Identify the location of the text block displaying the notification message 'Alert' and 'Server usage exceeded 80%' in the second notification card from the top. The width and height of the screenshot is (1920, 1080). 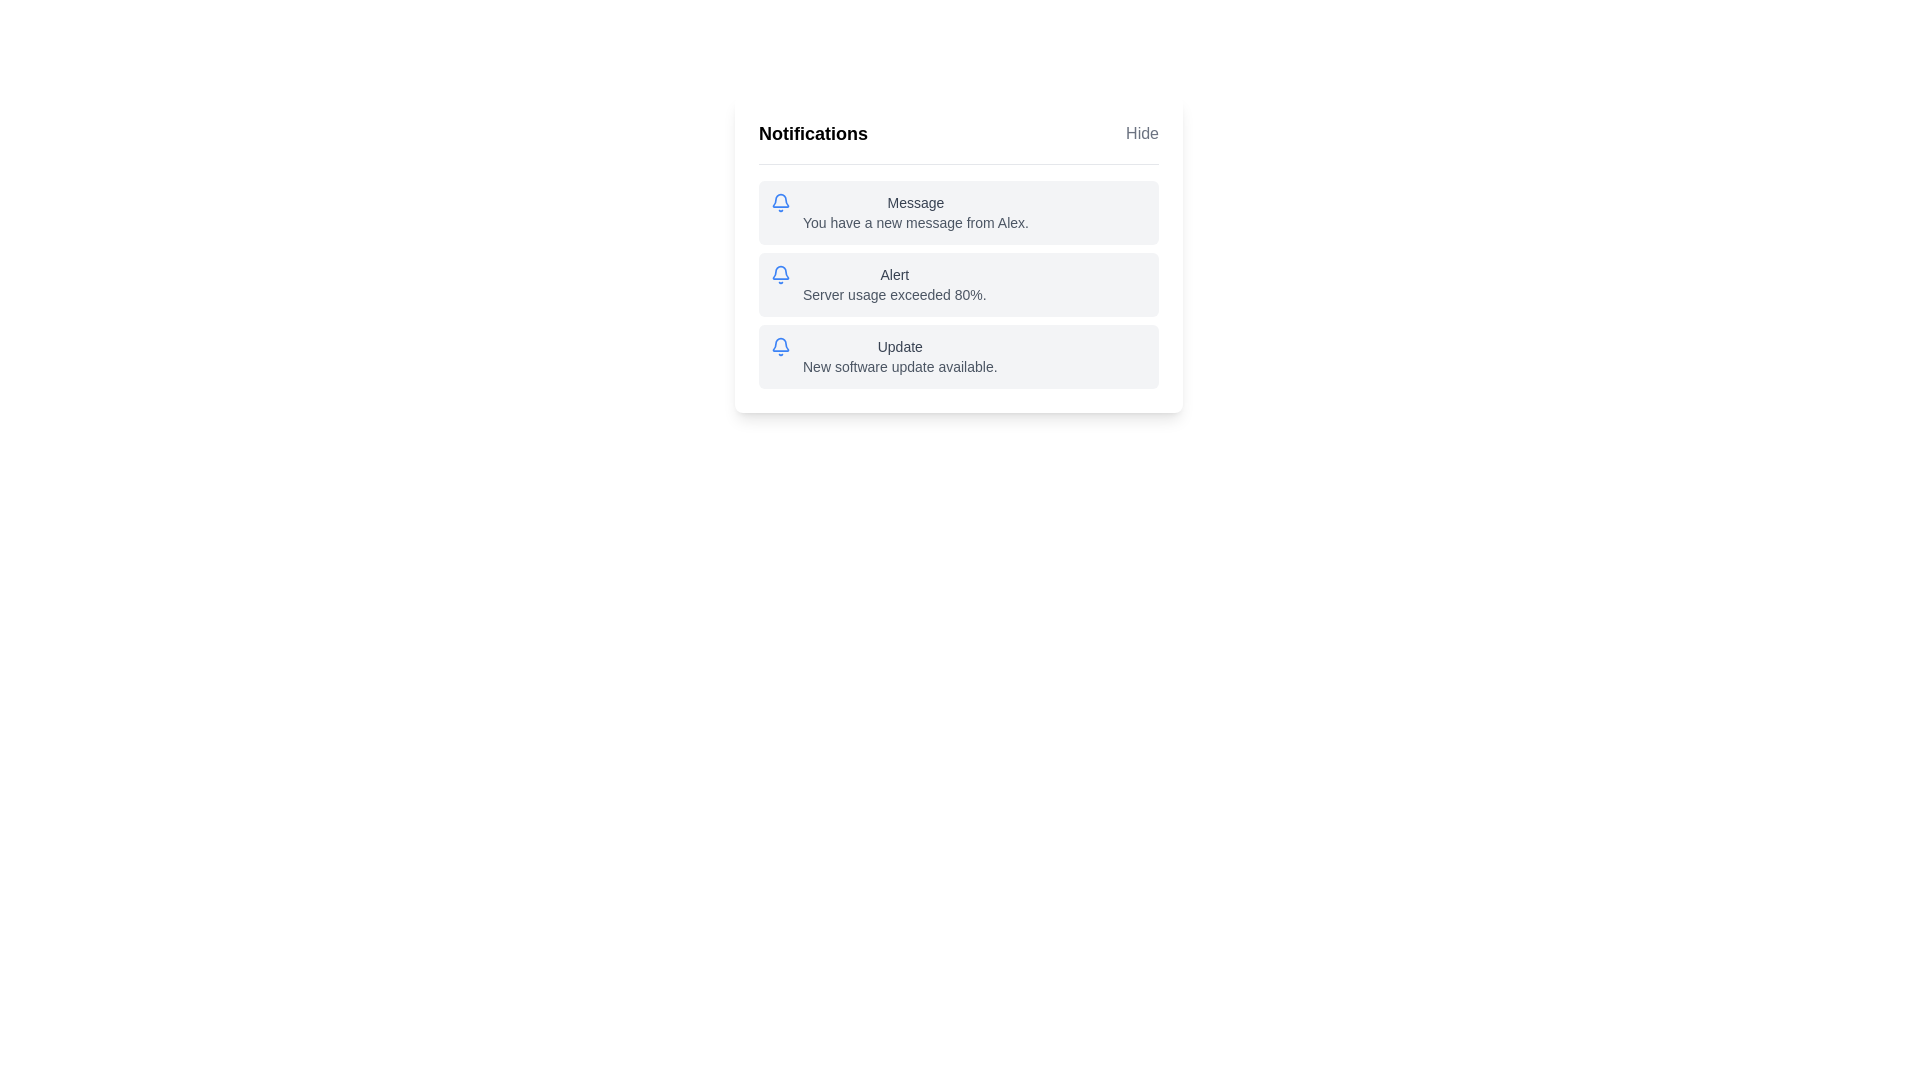
(893, 285).